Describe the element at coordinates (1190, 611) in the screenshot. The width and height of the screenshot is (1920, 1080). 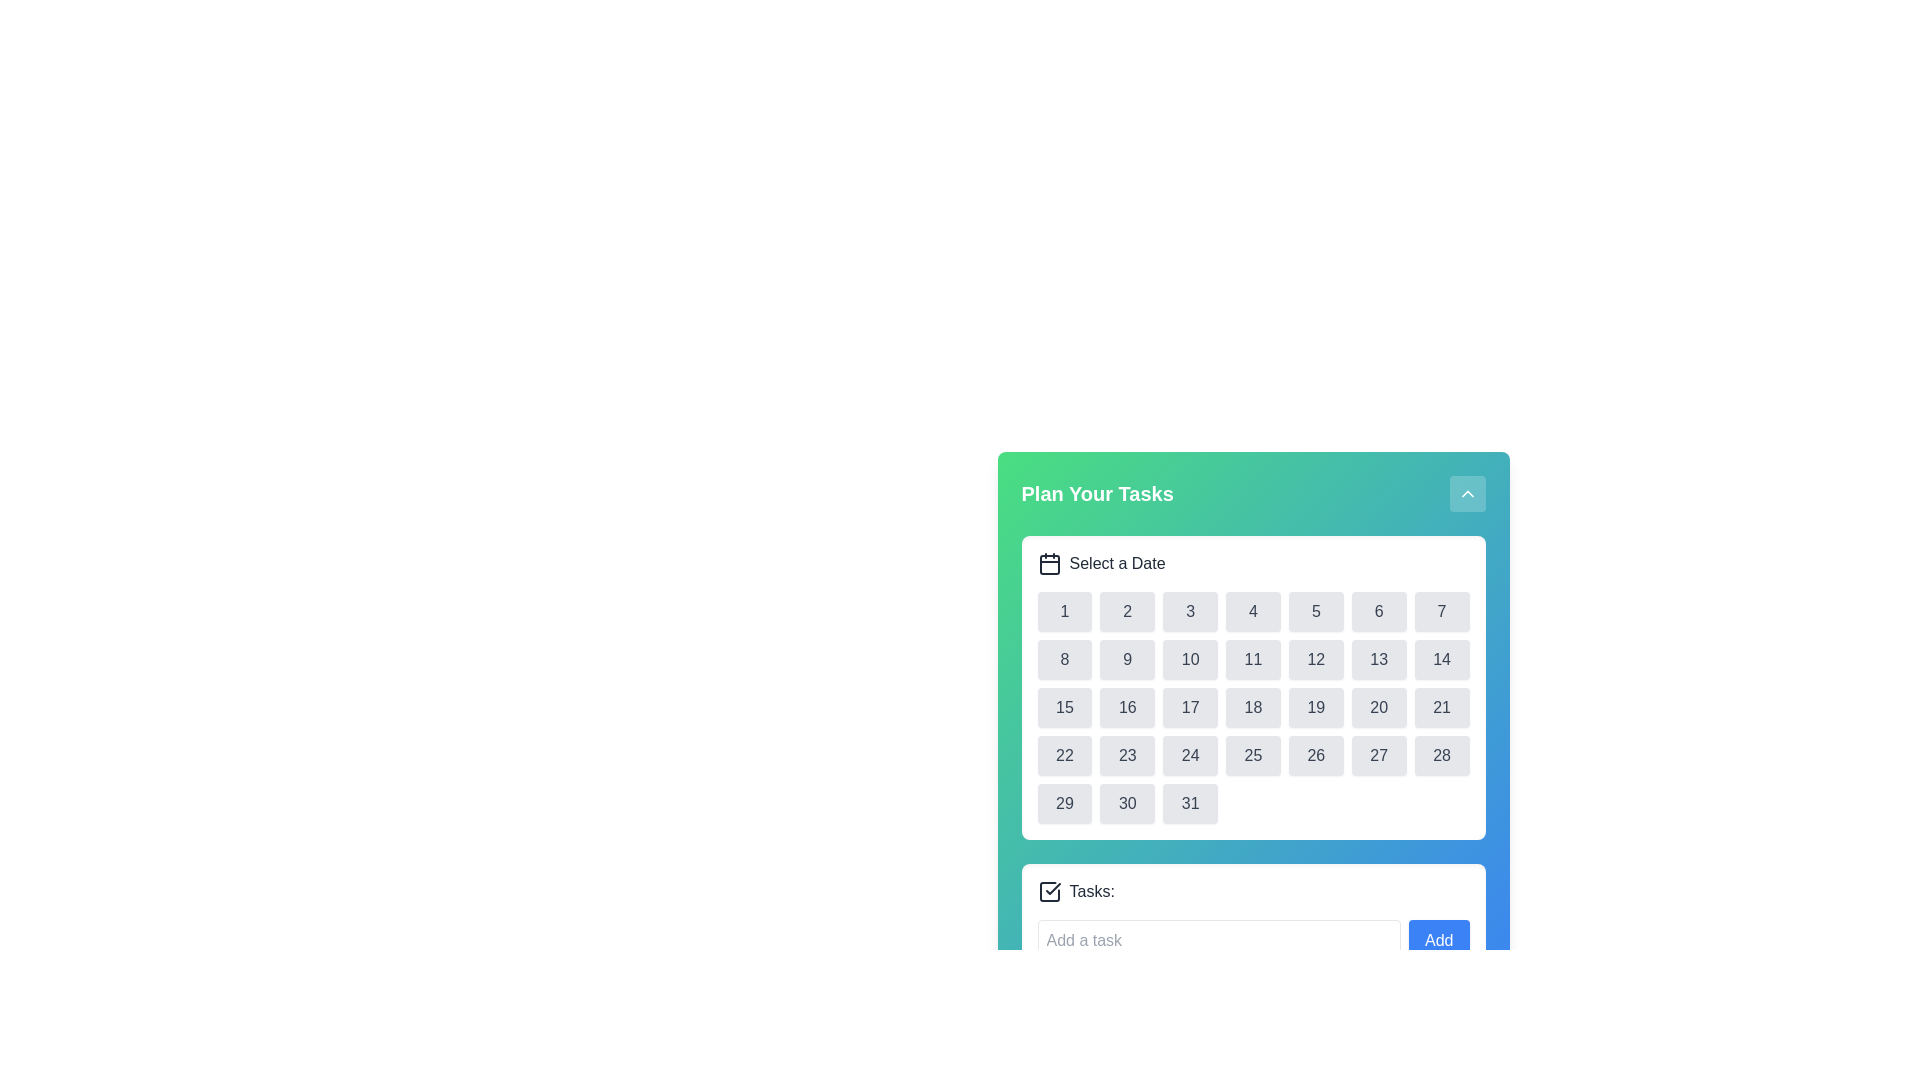
I see `the selectable calendar date button for the 3rd day of the month` at that location.